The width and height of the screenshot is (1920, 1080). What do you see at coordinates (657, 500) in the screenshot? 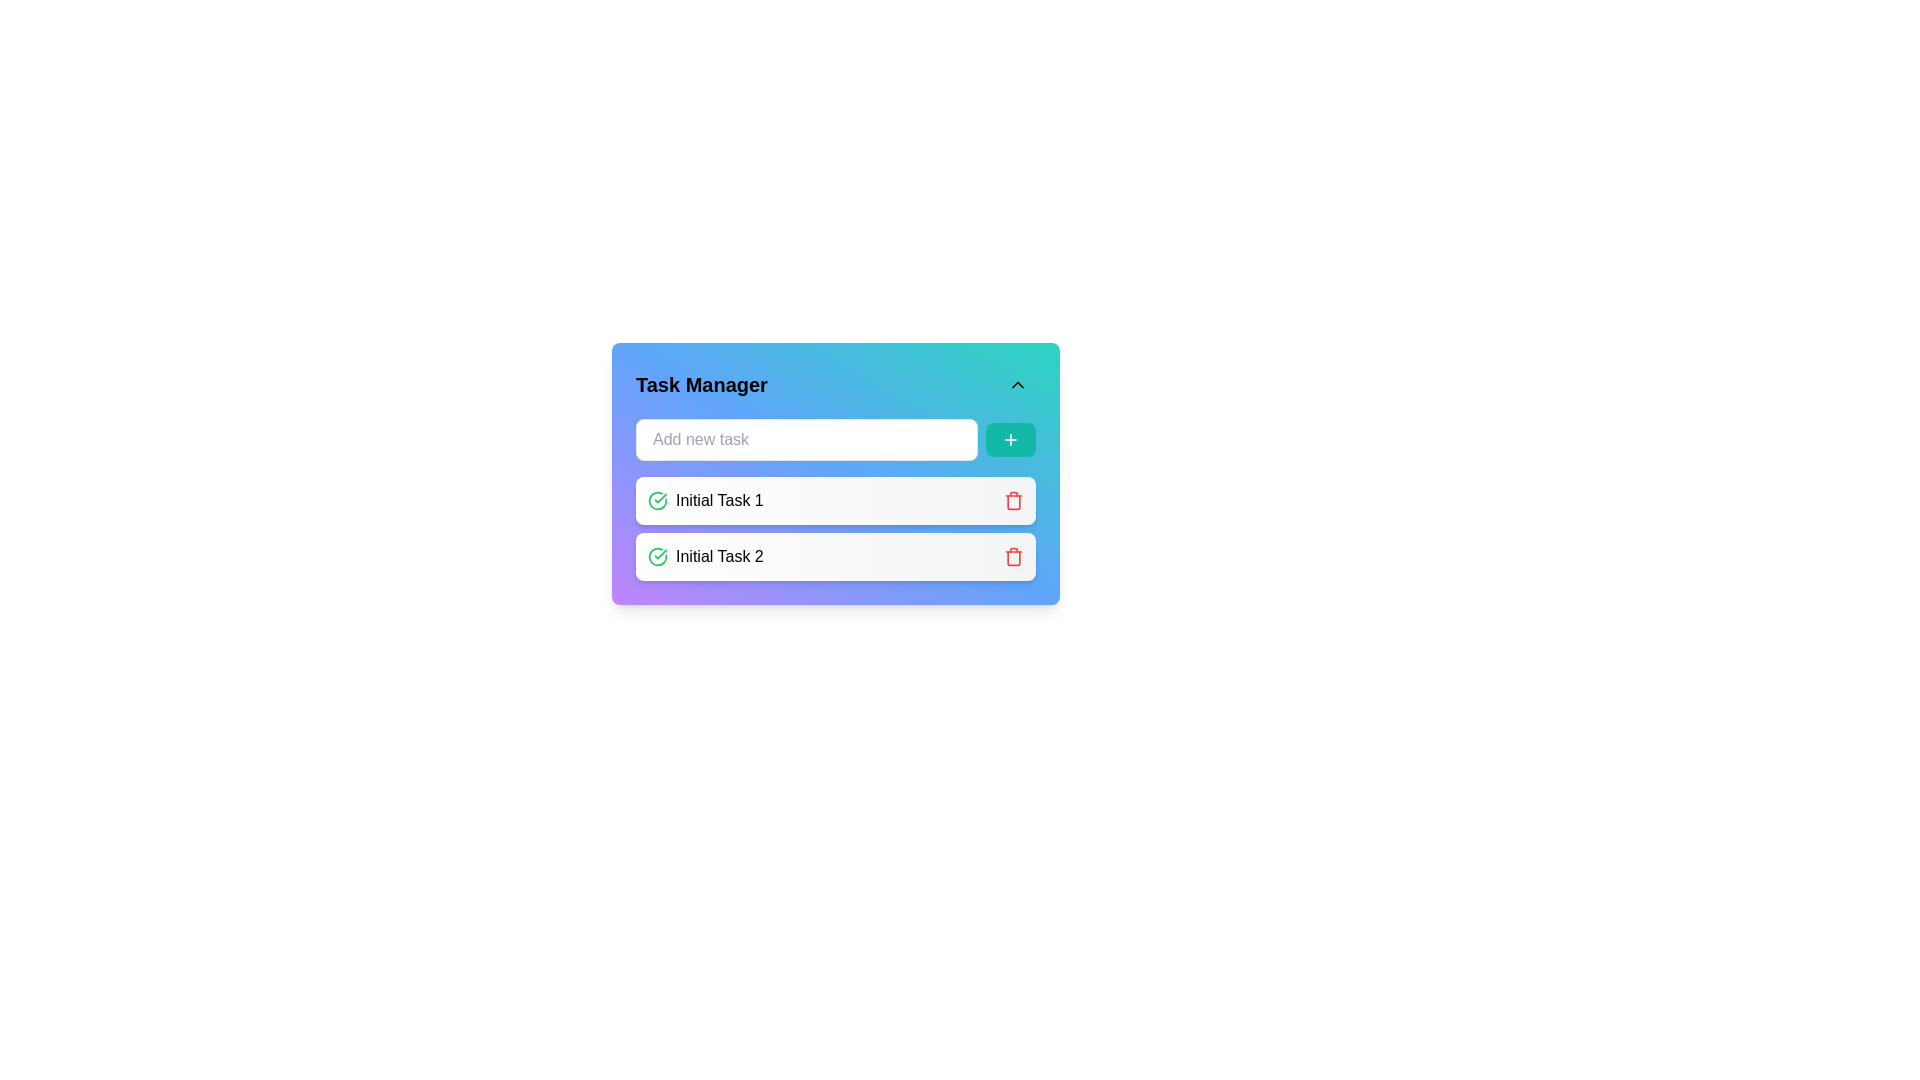
I see `the completion icon for the task 'Initial Task 1' located to the left of the associated text, ensuring it visually indicates that the task has been marked as done` at bounding box center [657, 500].